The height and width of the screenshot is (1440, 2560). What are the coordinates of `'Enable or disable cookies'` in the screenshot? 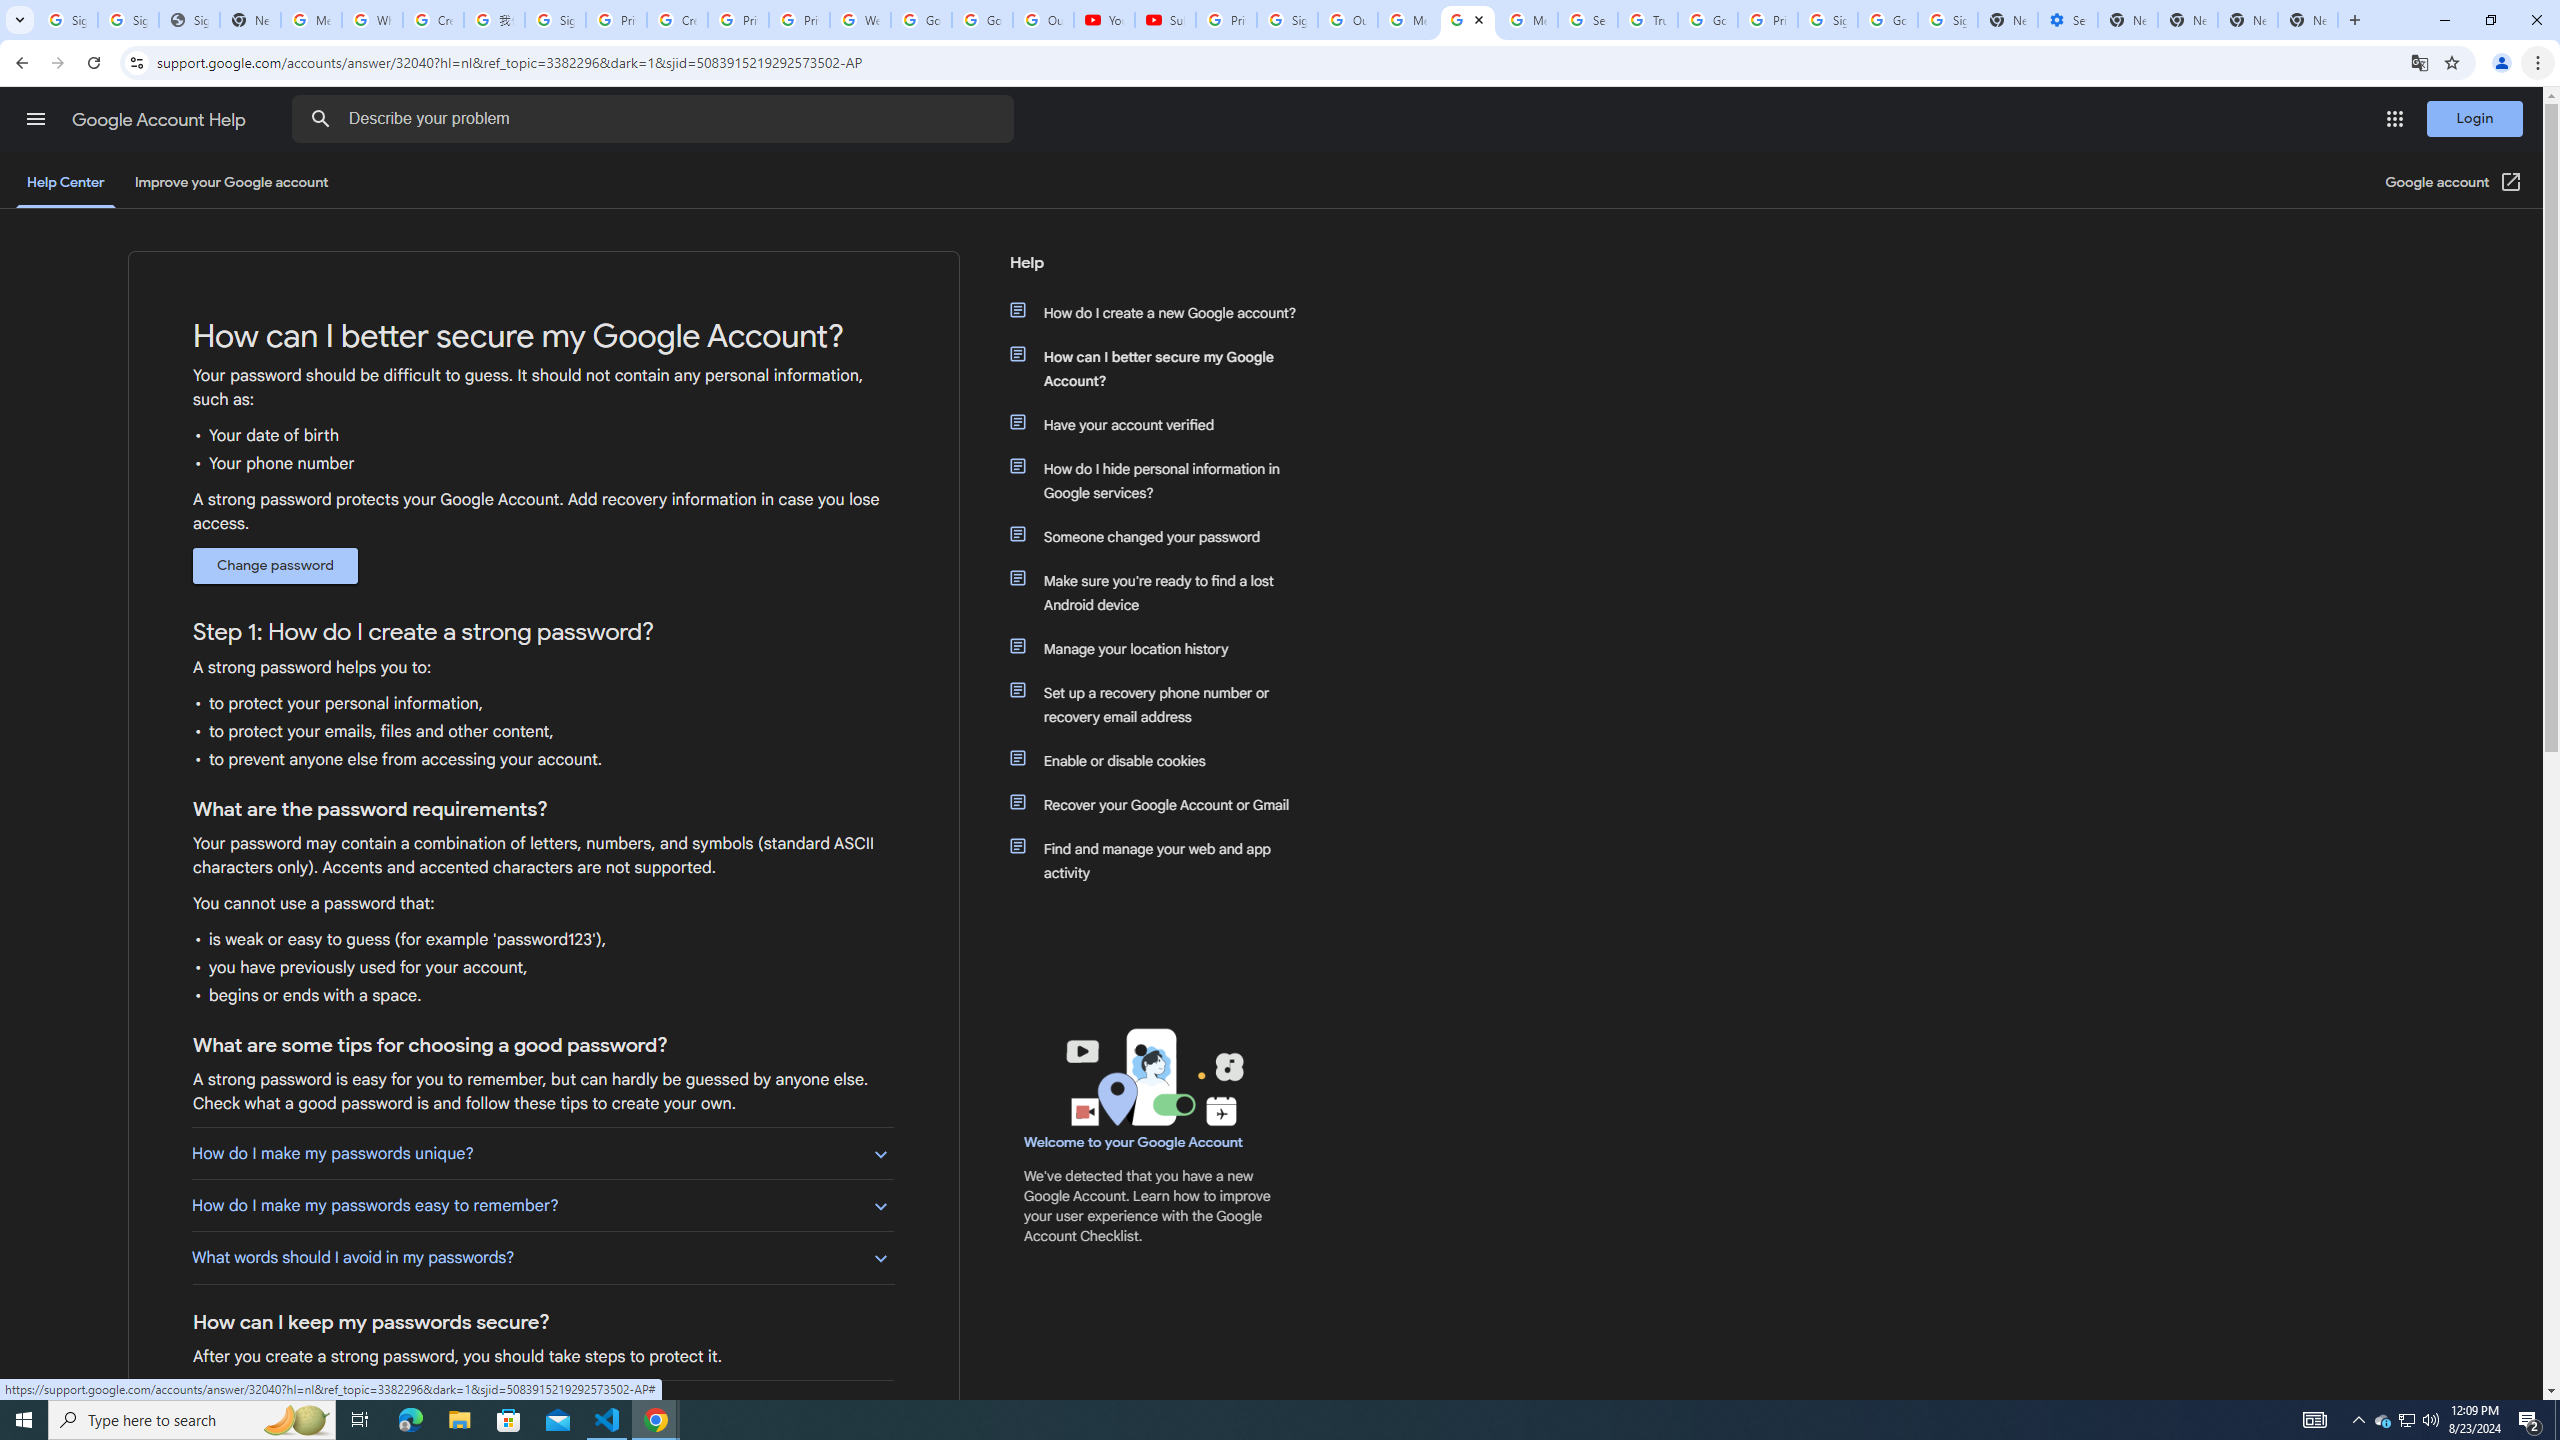 It's located at (1162, 761).